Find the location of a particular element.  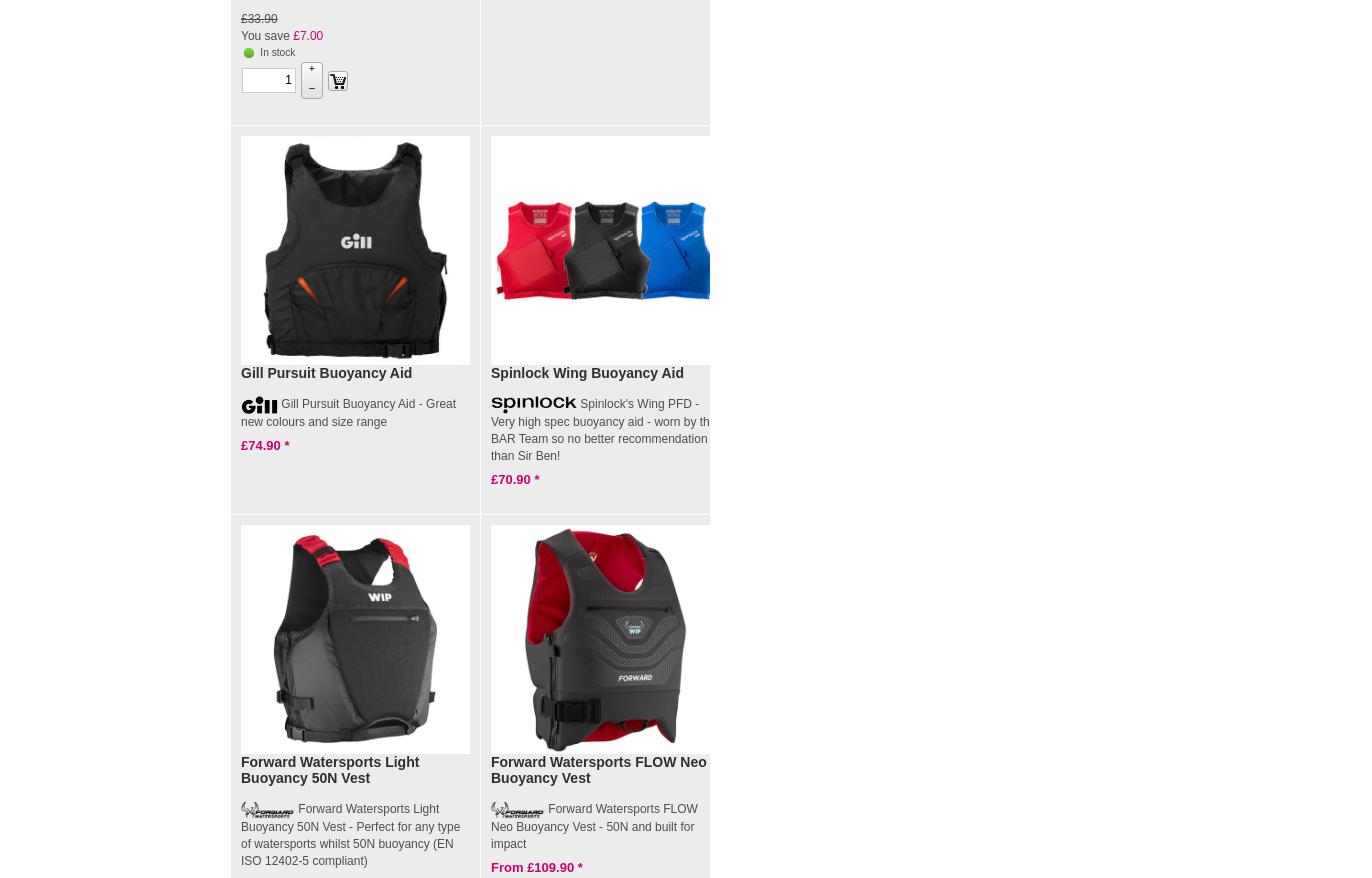

'Forward Watersports FLOW Neo Buoyancy Vest' is located at coordinates (598, 770).